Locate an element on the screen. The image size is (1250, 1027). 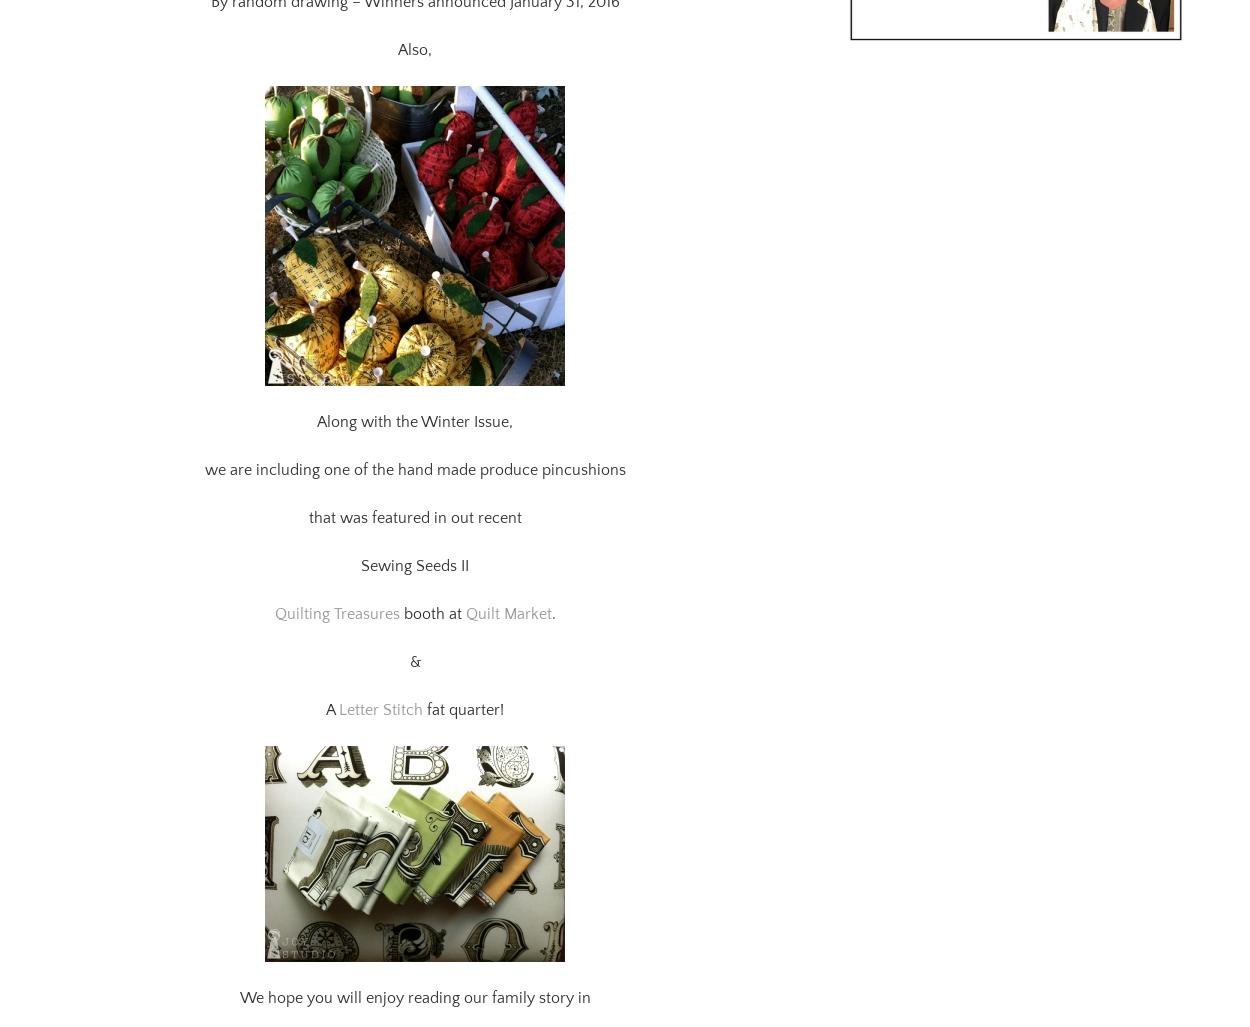
'Also,' is located at coordinates (398, 25).